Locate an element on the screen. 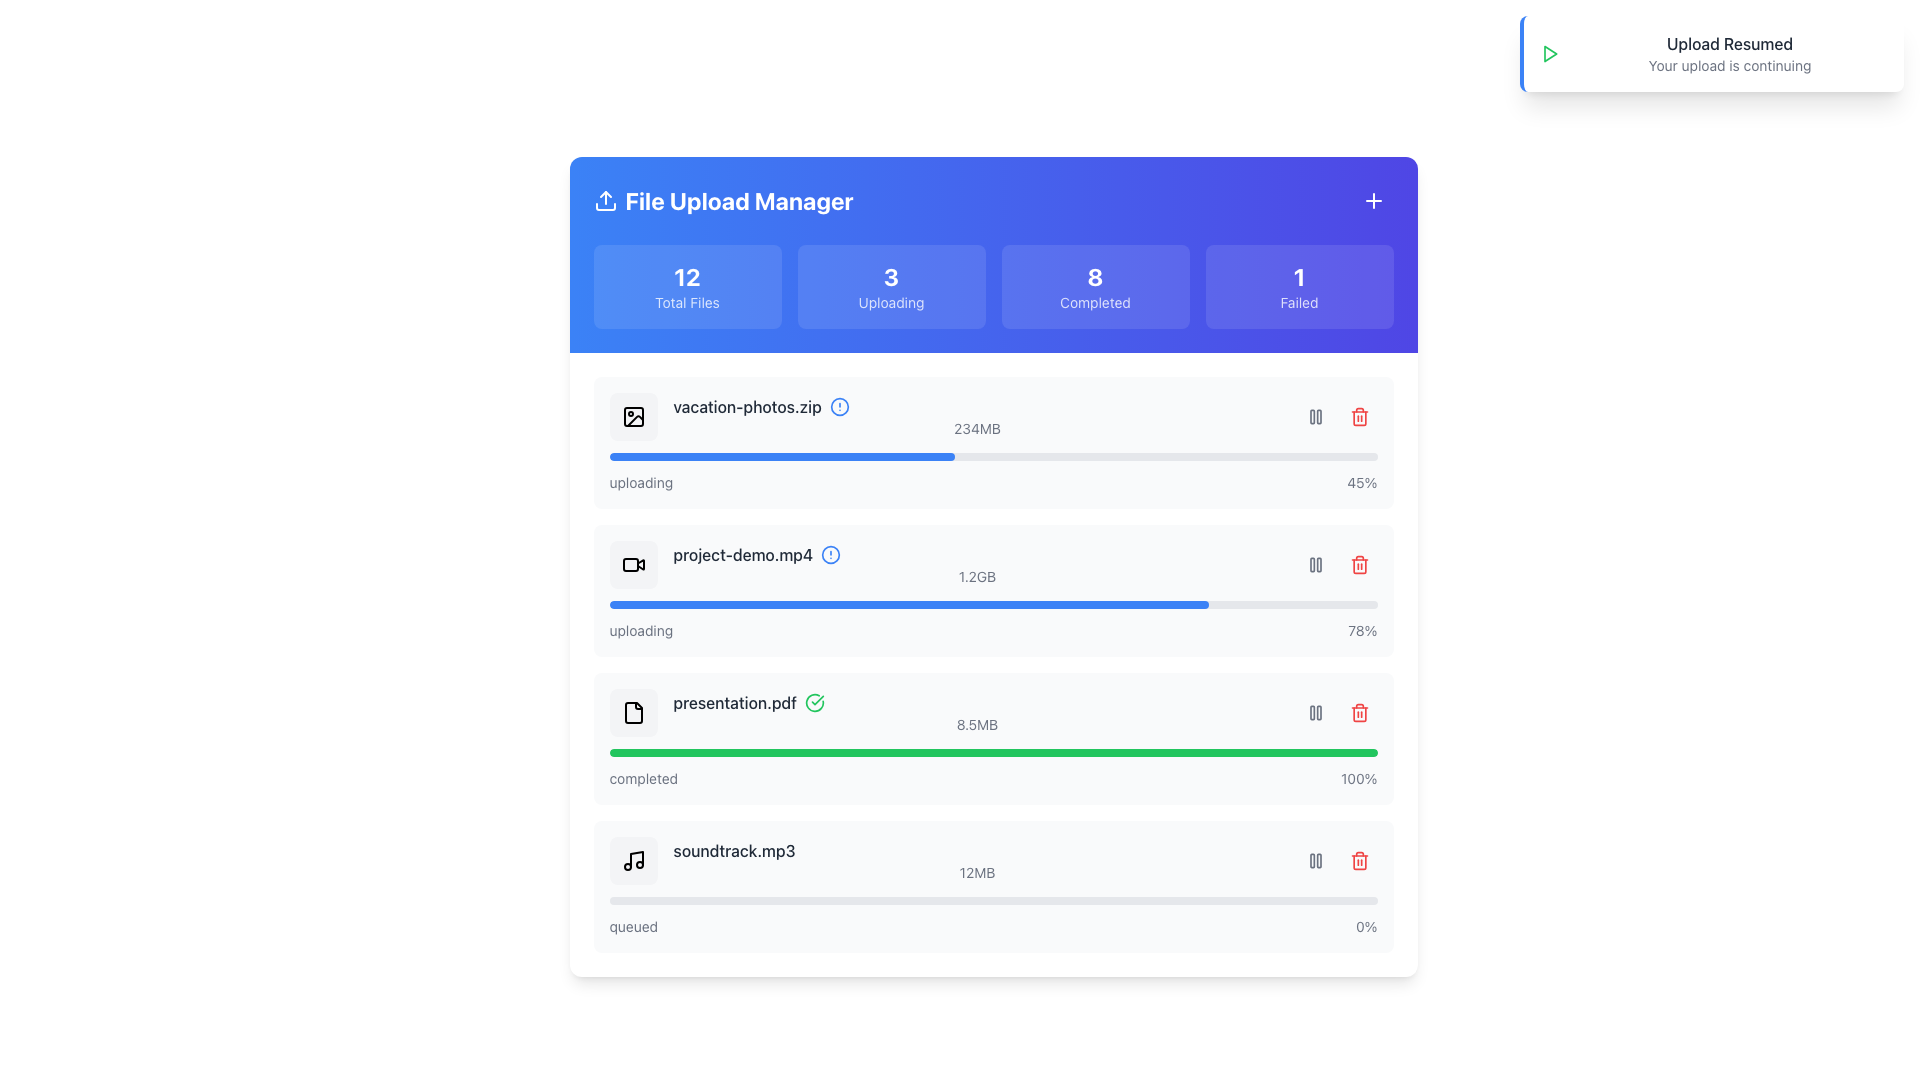 This screenshot has width=1920, height=1080. the document file icon representing 'presentation.pdf' in the file upload manager is located at coordinates (632, 712).